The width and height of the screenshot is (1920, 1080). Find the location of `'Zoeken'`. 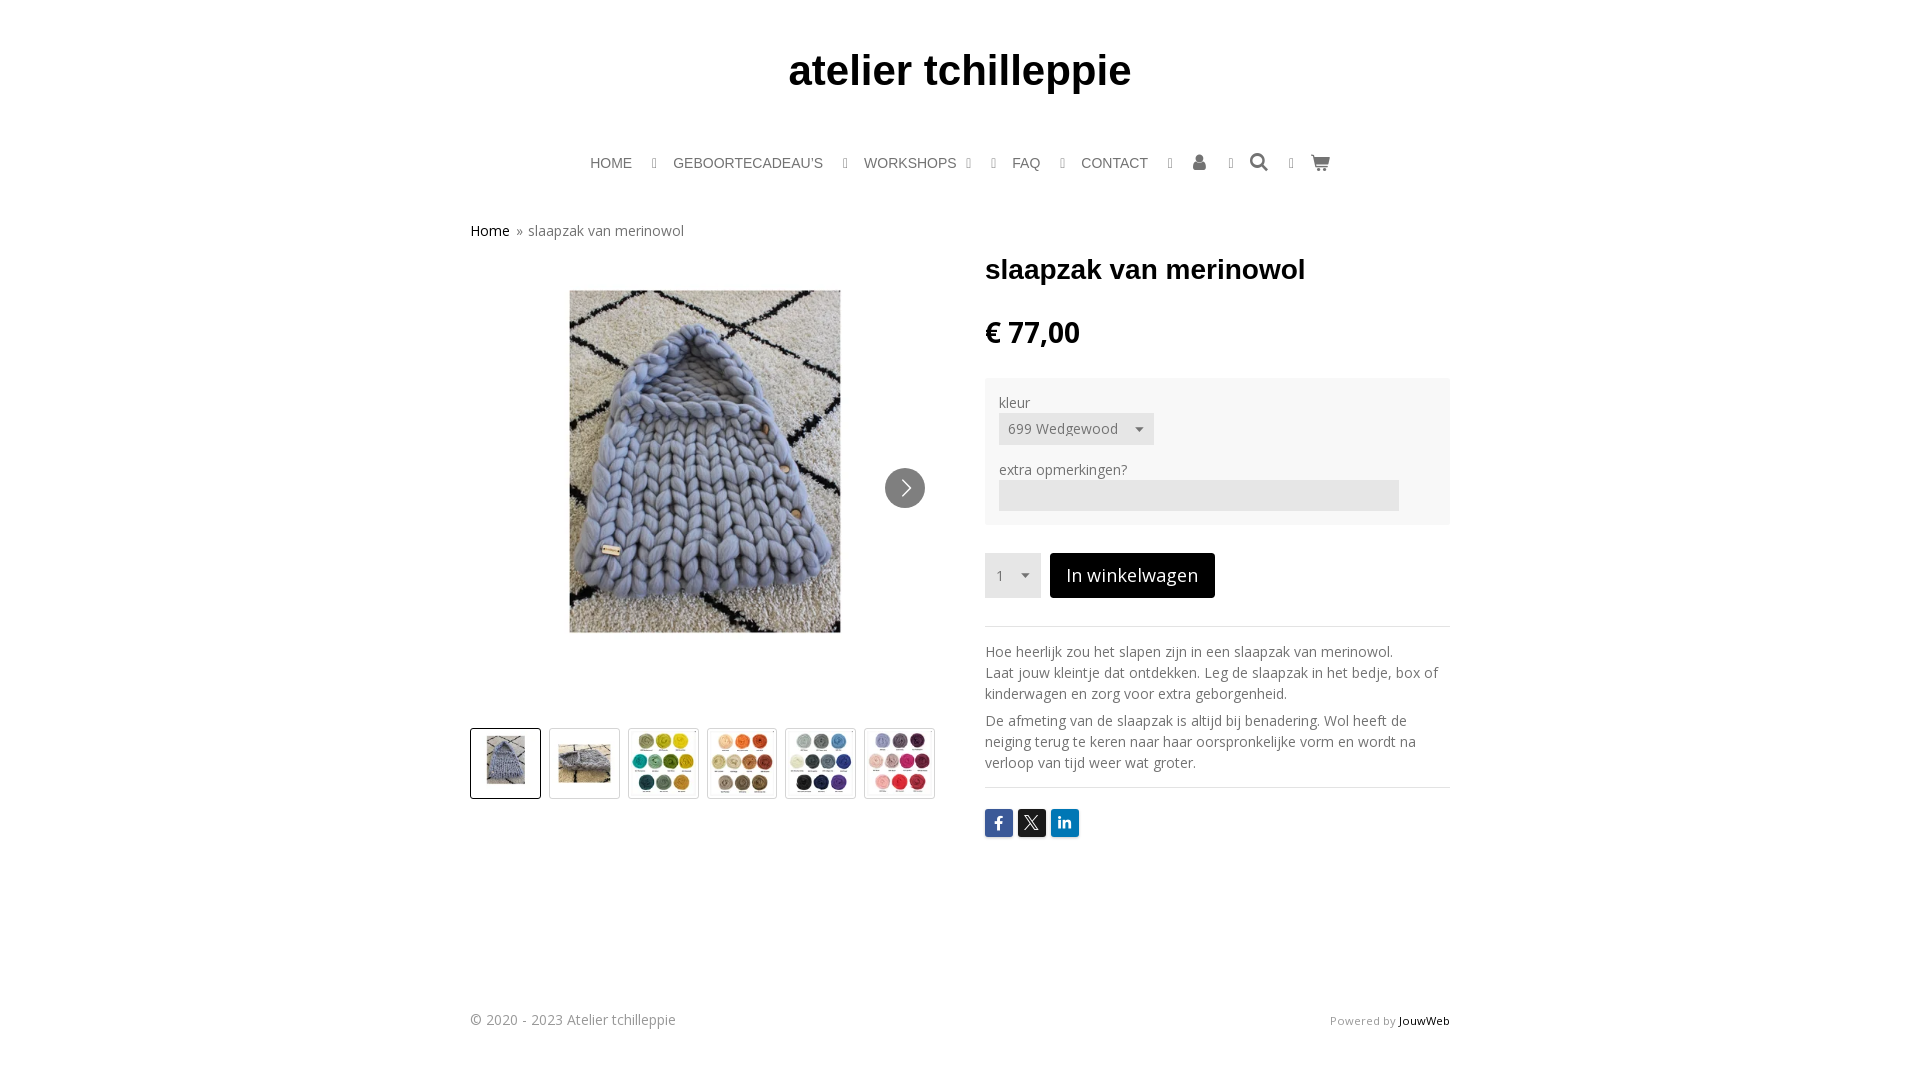

'Zoeken' is located at coordinates (1258, 162).